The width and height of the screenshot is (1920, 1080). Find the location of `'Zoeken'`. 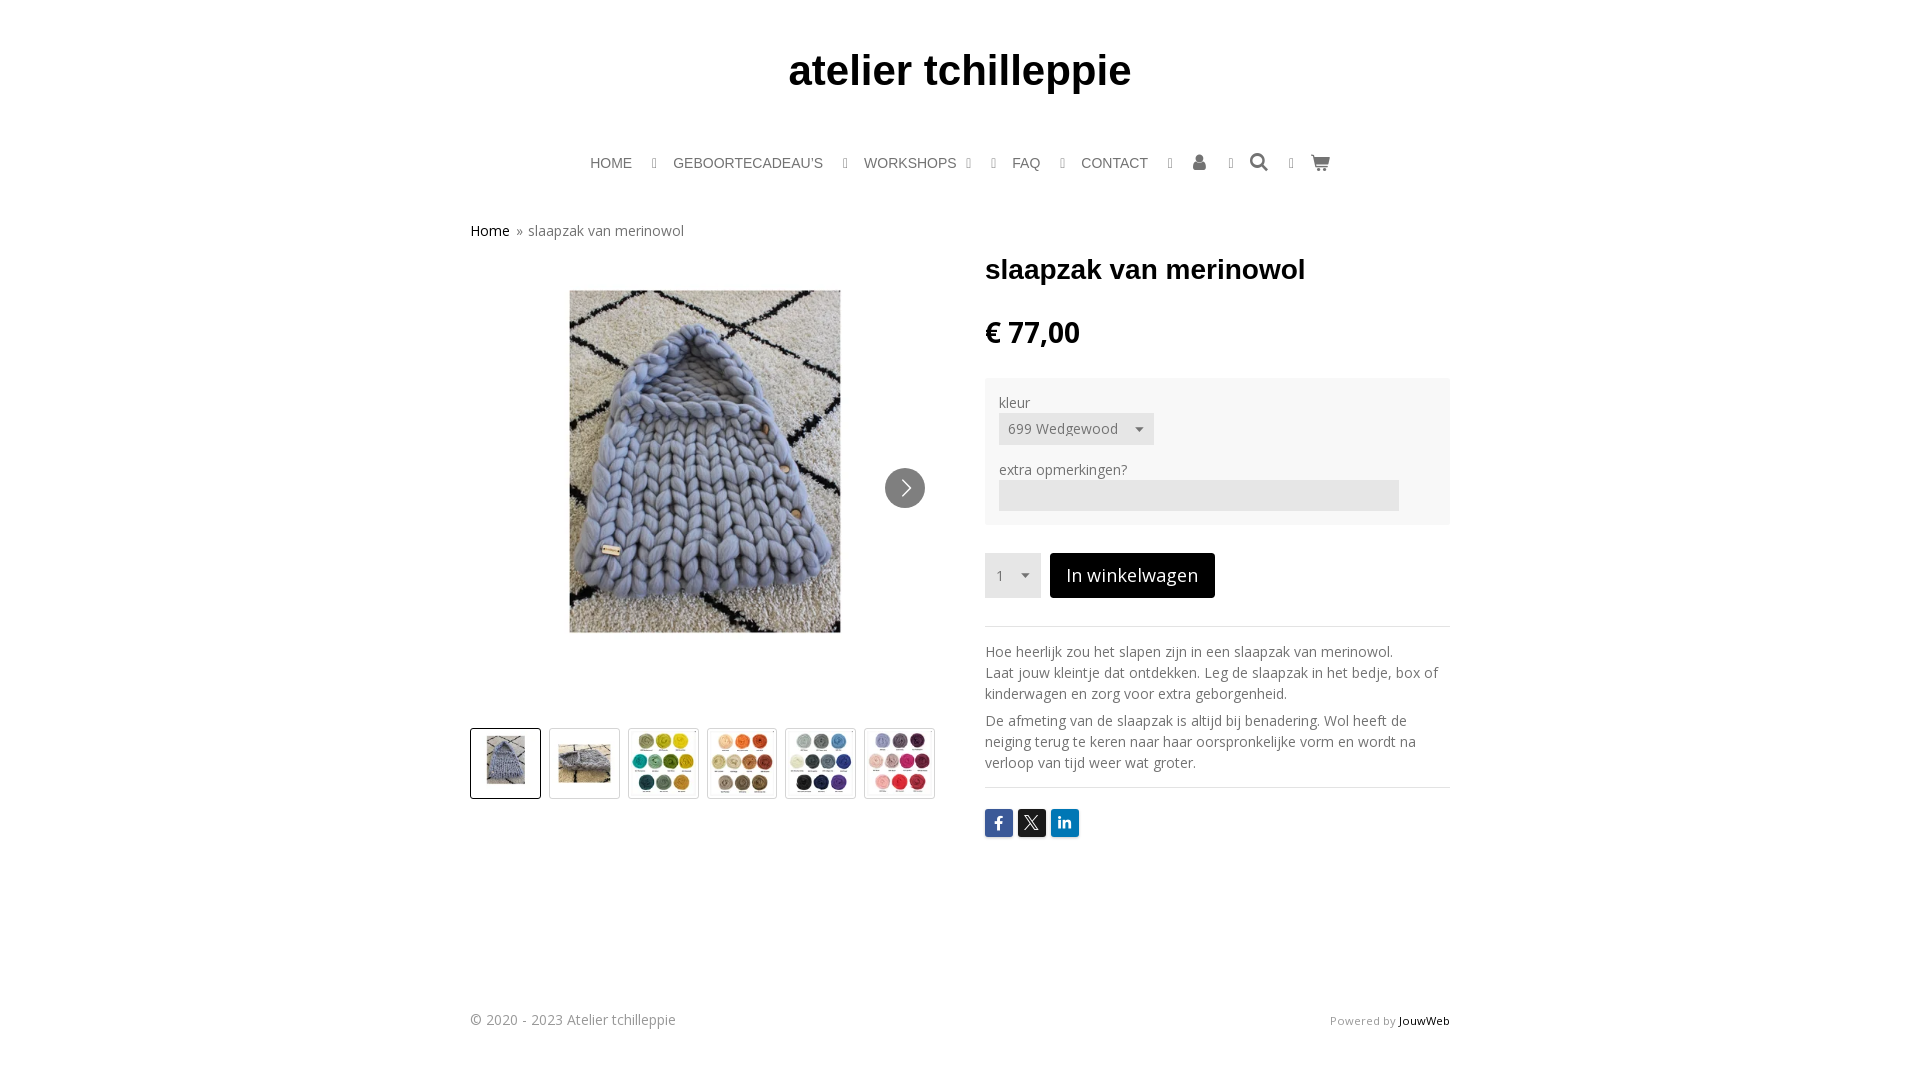

'Zoeken' is located at coordinates (1258, 162).